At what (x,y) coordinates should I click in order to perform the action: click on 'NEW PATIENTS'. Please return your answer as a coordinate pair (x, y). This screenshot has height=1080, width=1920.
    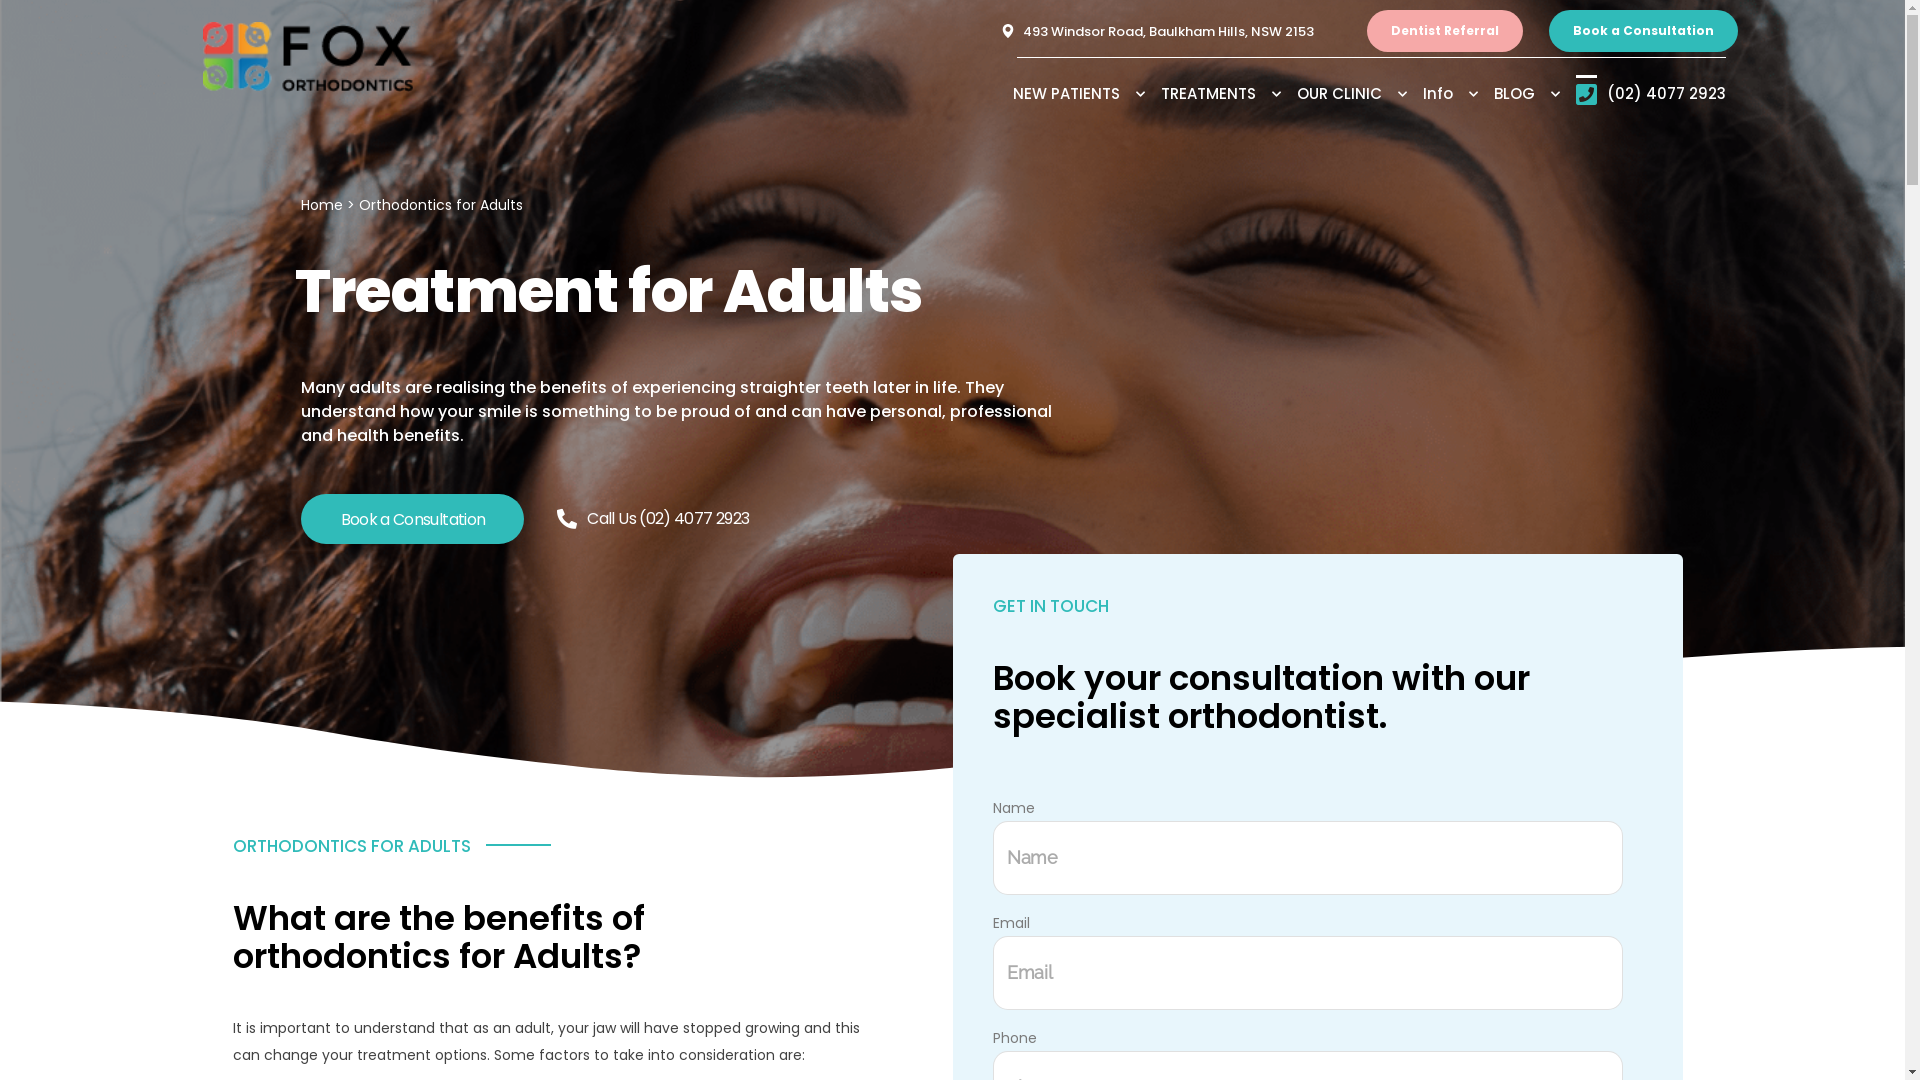
    Looking at the image, I should click on (1084, 93).